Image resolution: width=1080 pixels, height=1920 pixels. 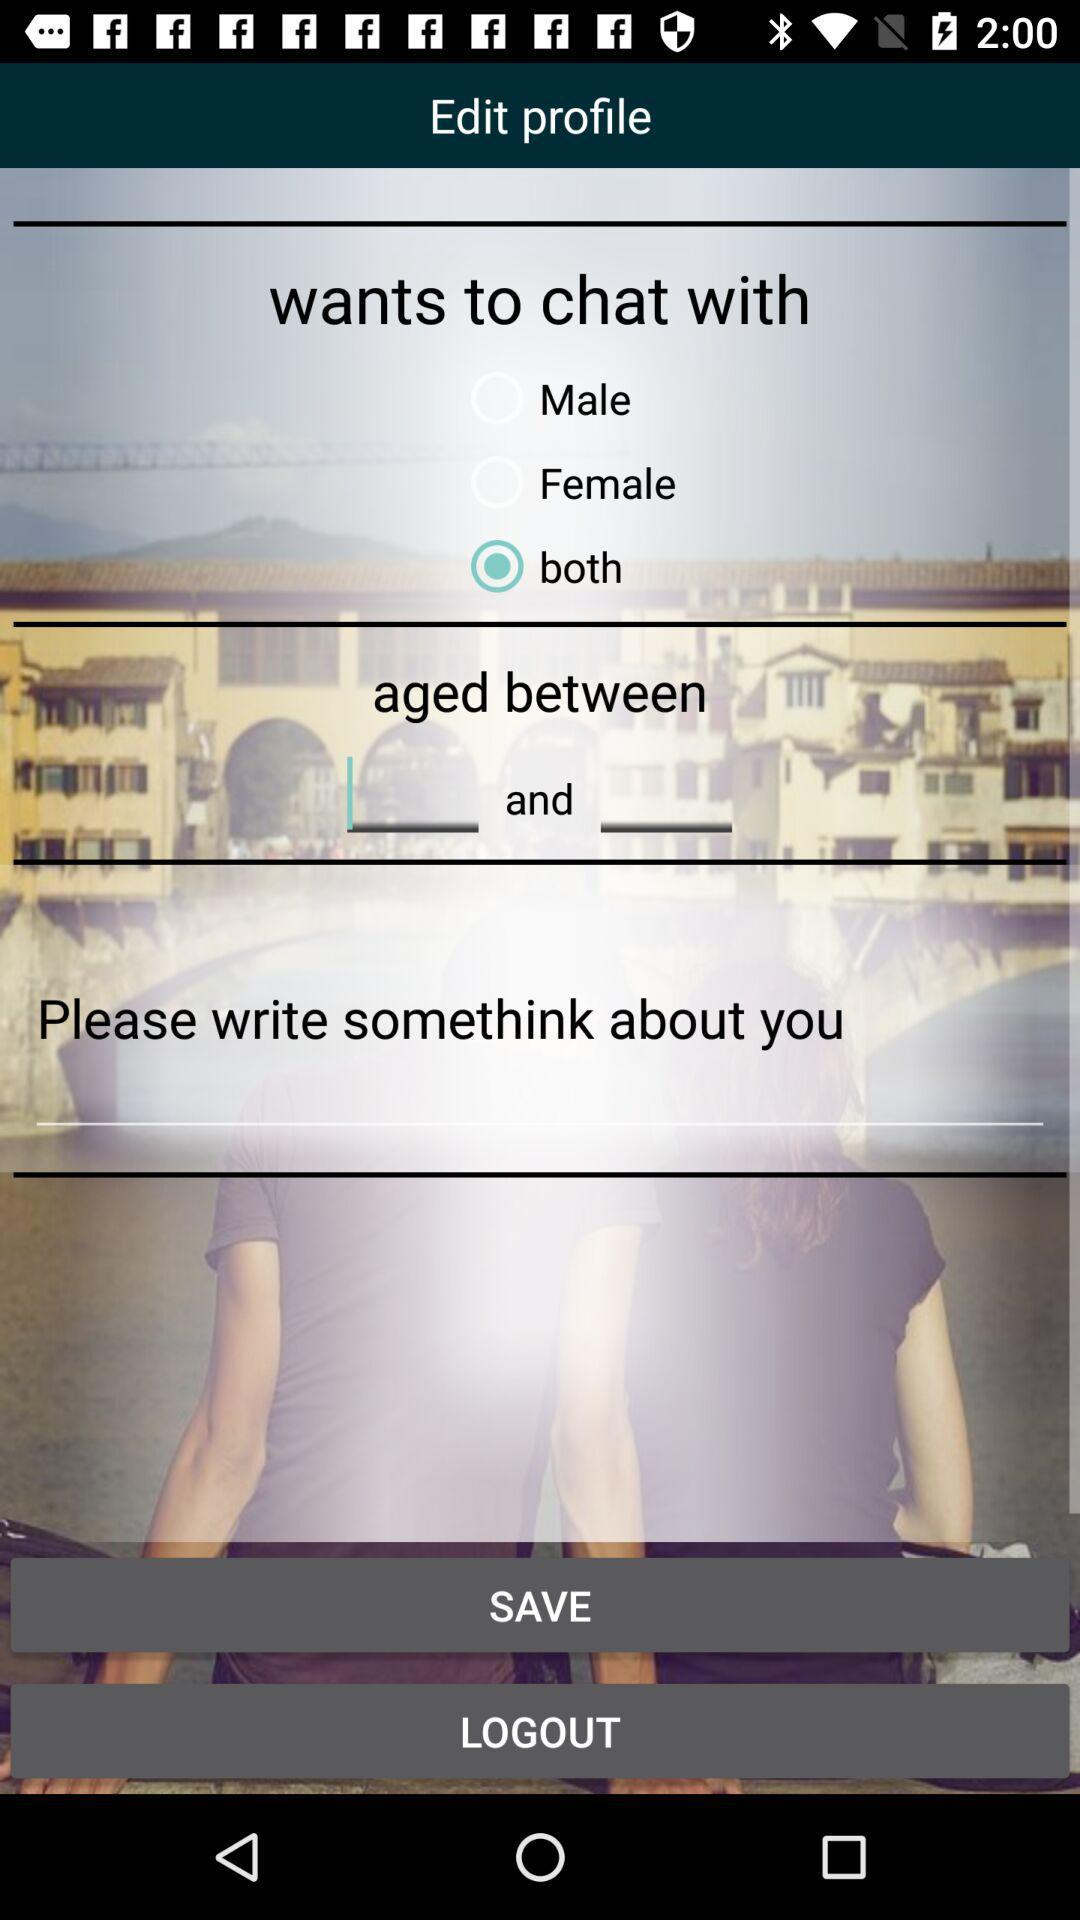 I want to click on choose age option, so click(x=666, y=792).